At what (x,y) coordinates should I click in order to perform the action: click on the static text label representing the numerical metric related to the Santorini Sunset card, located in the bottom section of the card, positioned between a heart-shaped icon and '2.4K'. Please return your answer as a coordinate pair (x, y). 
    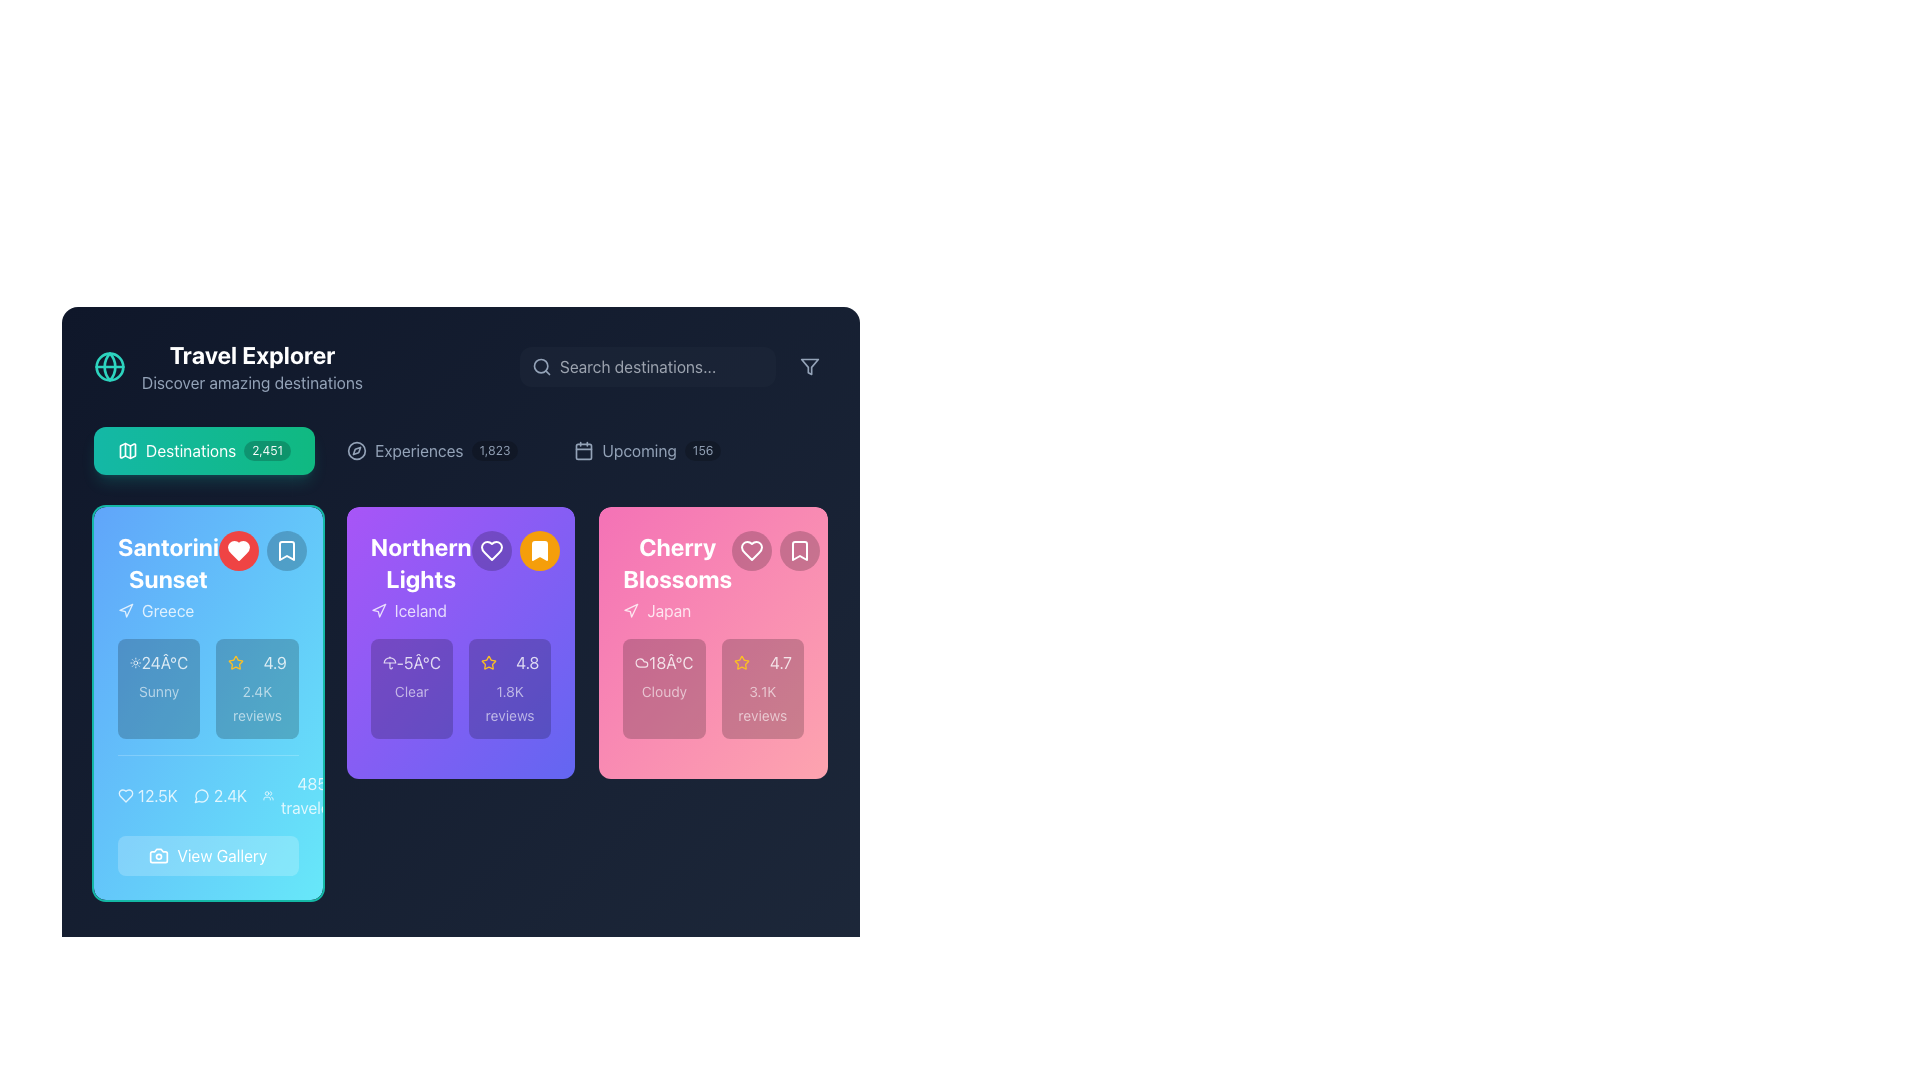
    Looking at the image, I should click on (157, 794).